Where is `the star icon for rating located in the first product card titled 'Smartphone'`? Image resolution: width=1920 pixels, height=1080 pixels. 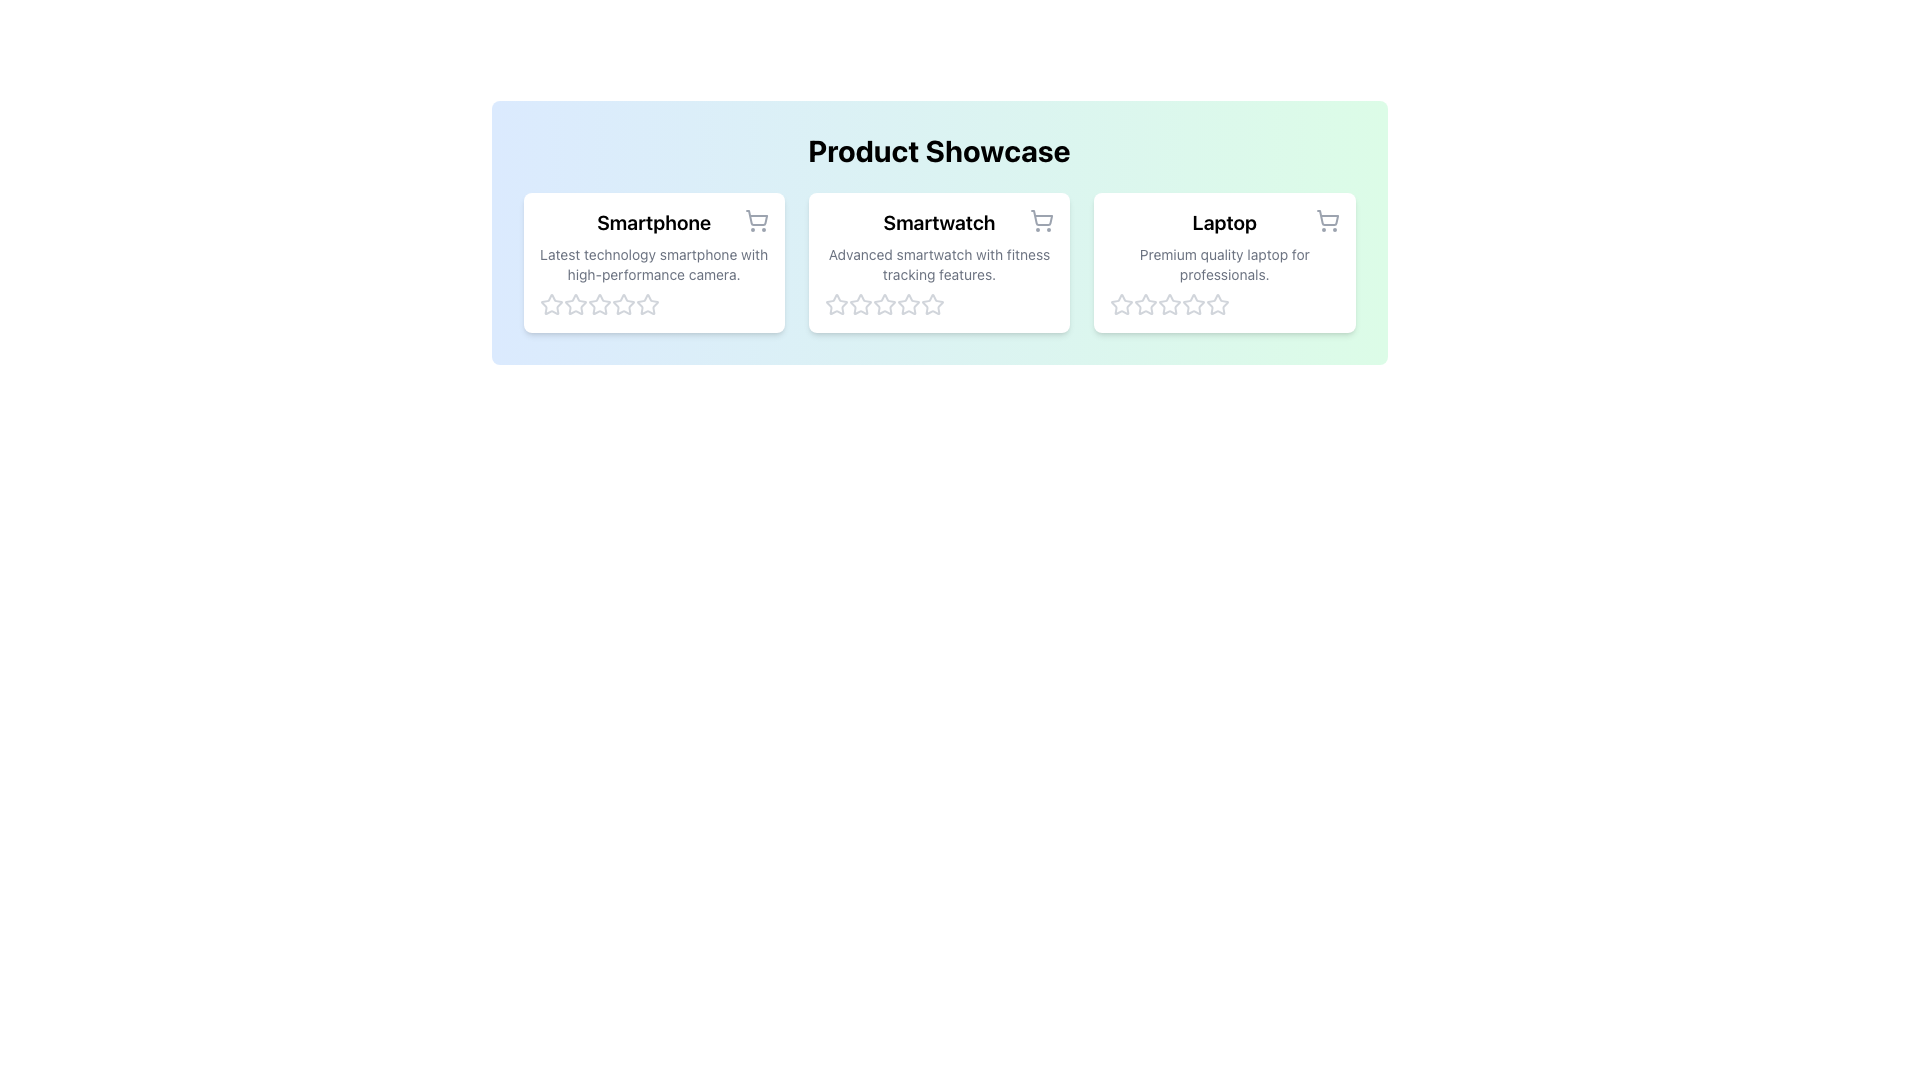 the star icon for rating located in the first product card titled 'Smartphone' is located at coordinates (574, 304).